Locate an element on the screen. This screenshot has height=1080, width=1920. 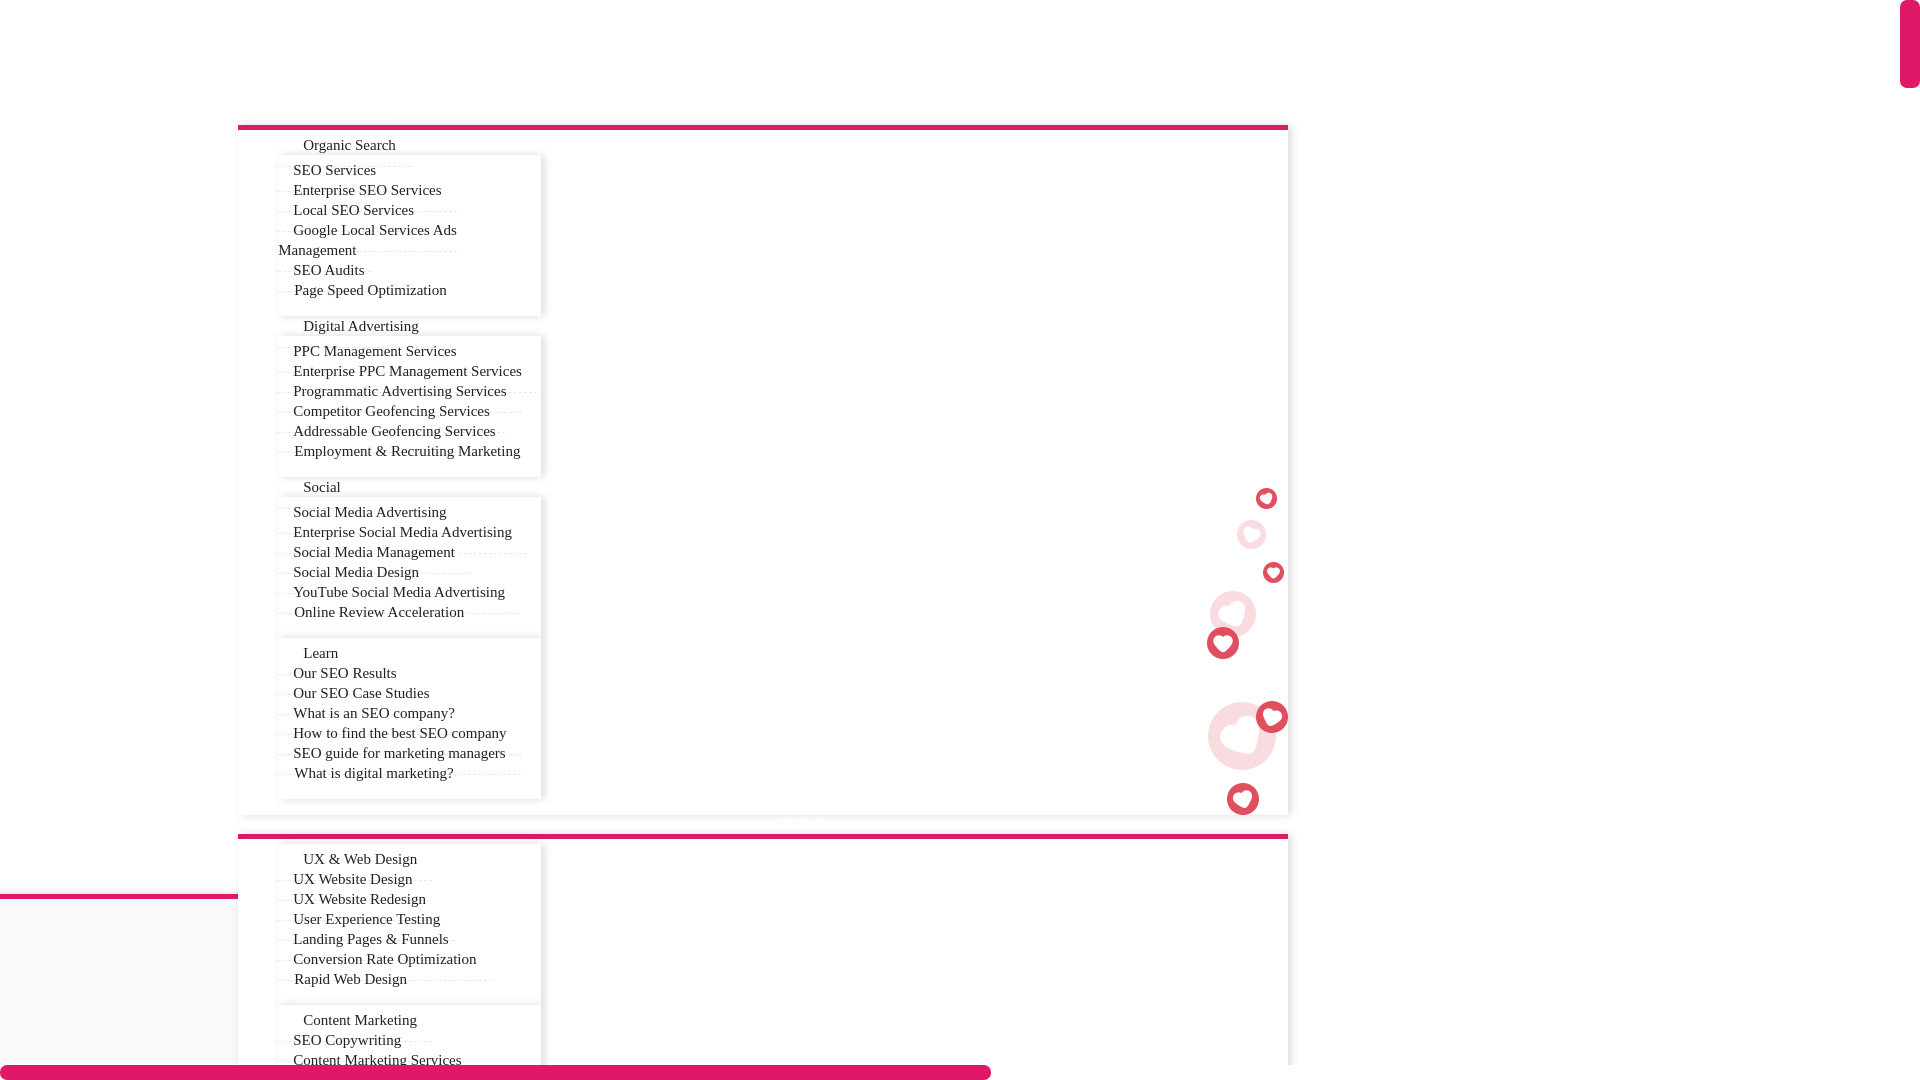
'Landing Pages & Funnels' is located at coordinates (277, 939).